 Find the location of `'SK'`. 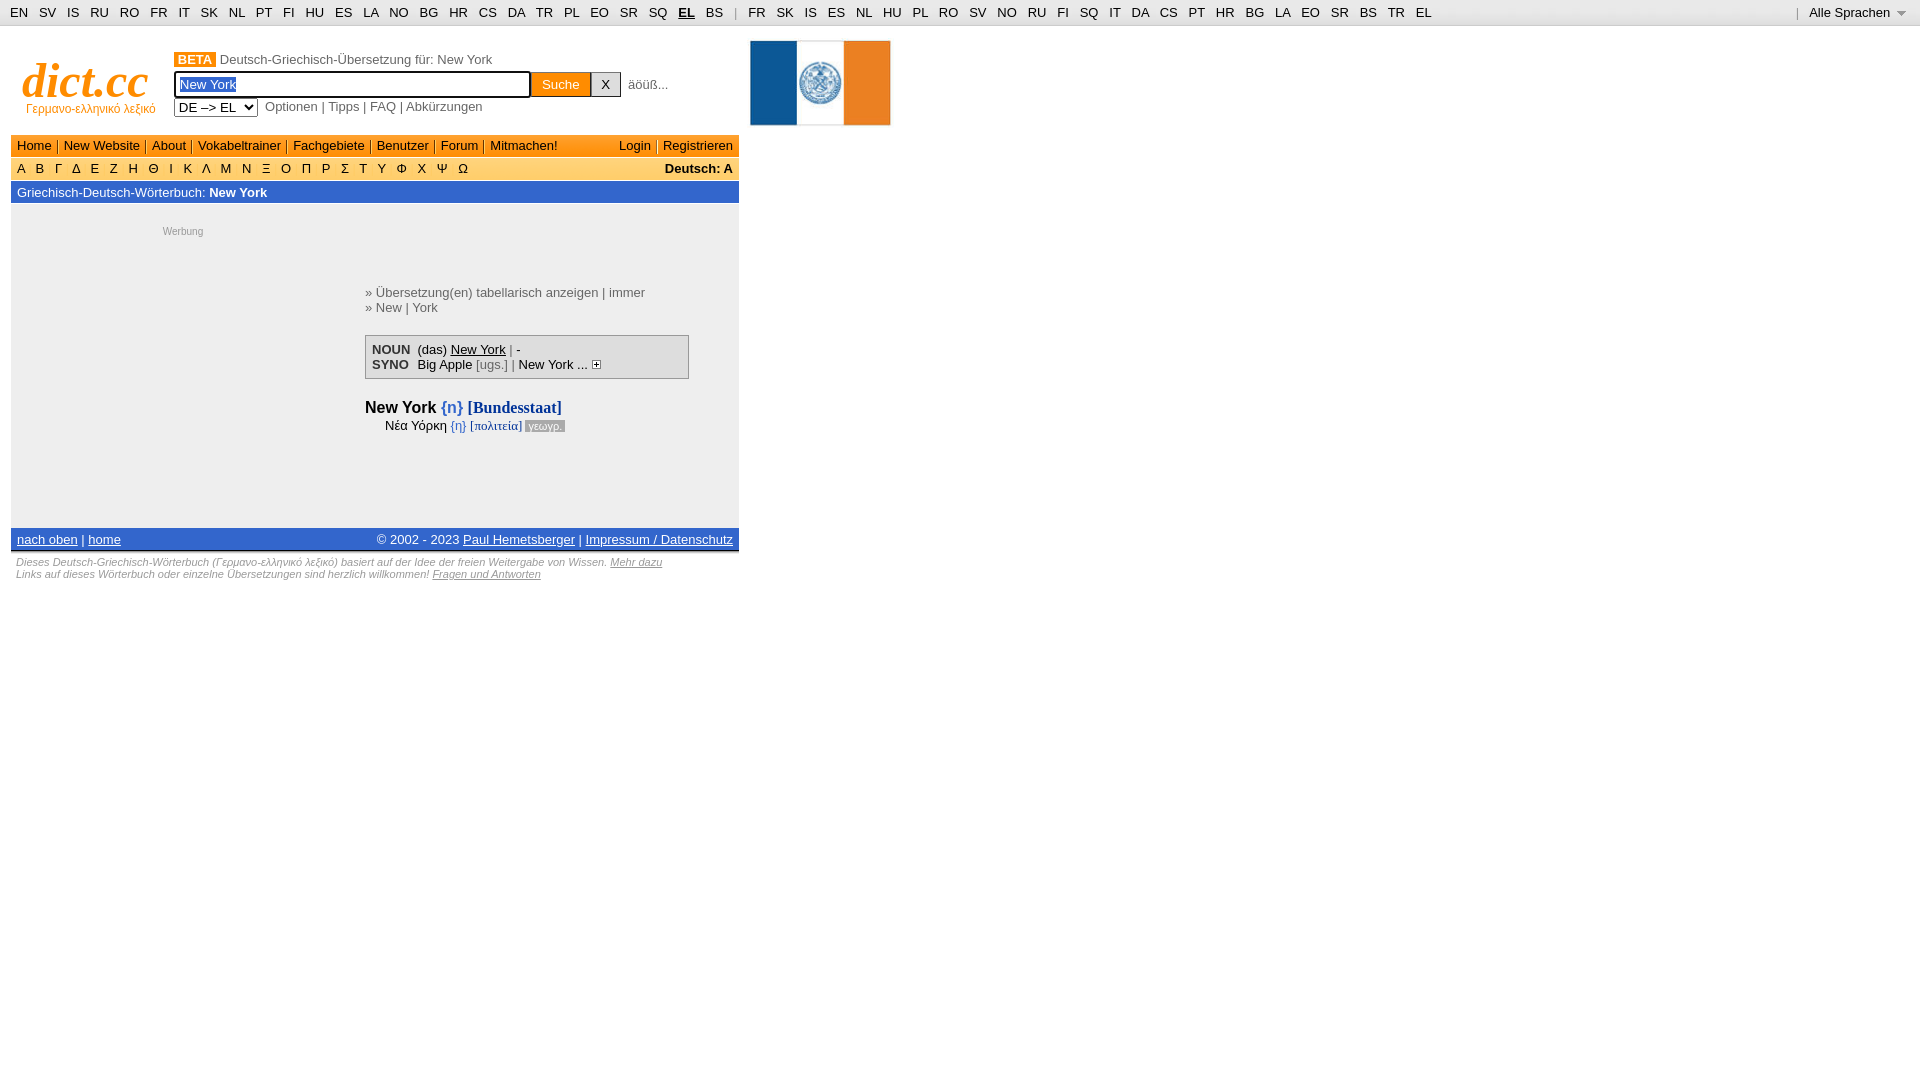

'SK' is located at coordinates (783, 12).